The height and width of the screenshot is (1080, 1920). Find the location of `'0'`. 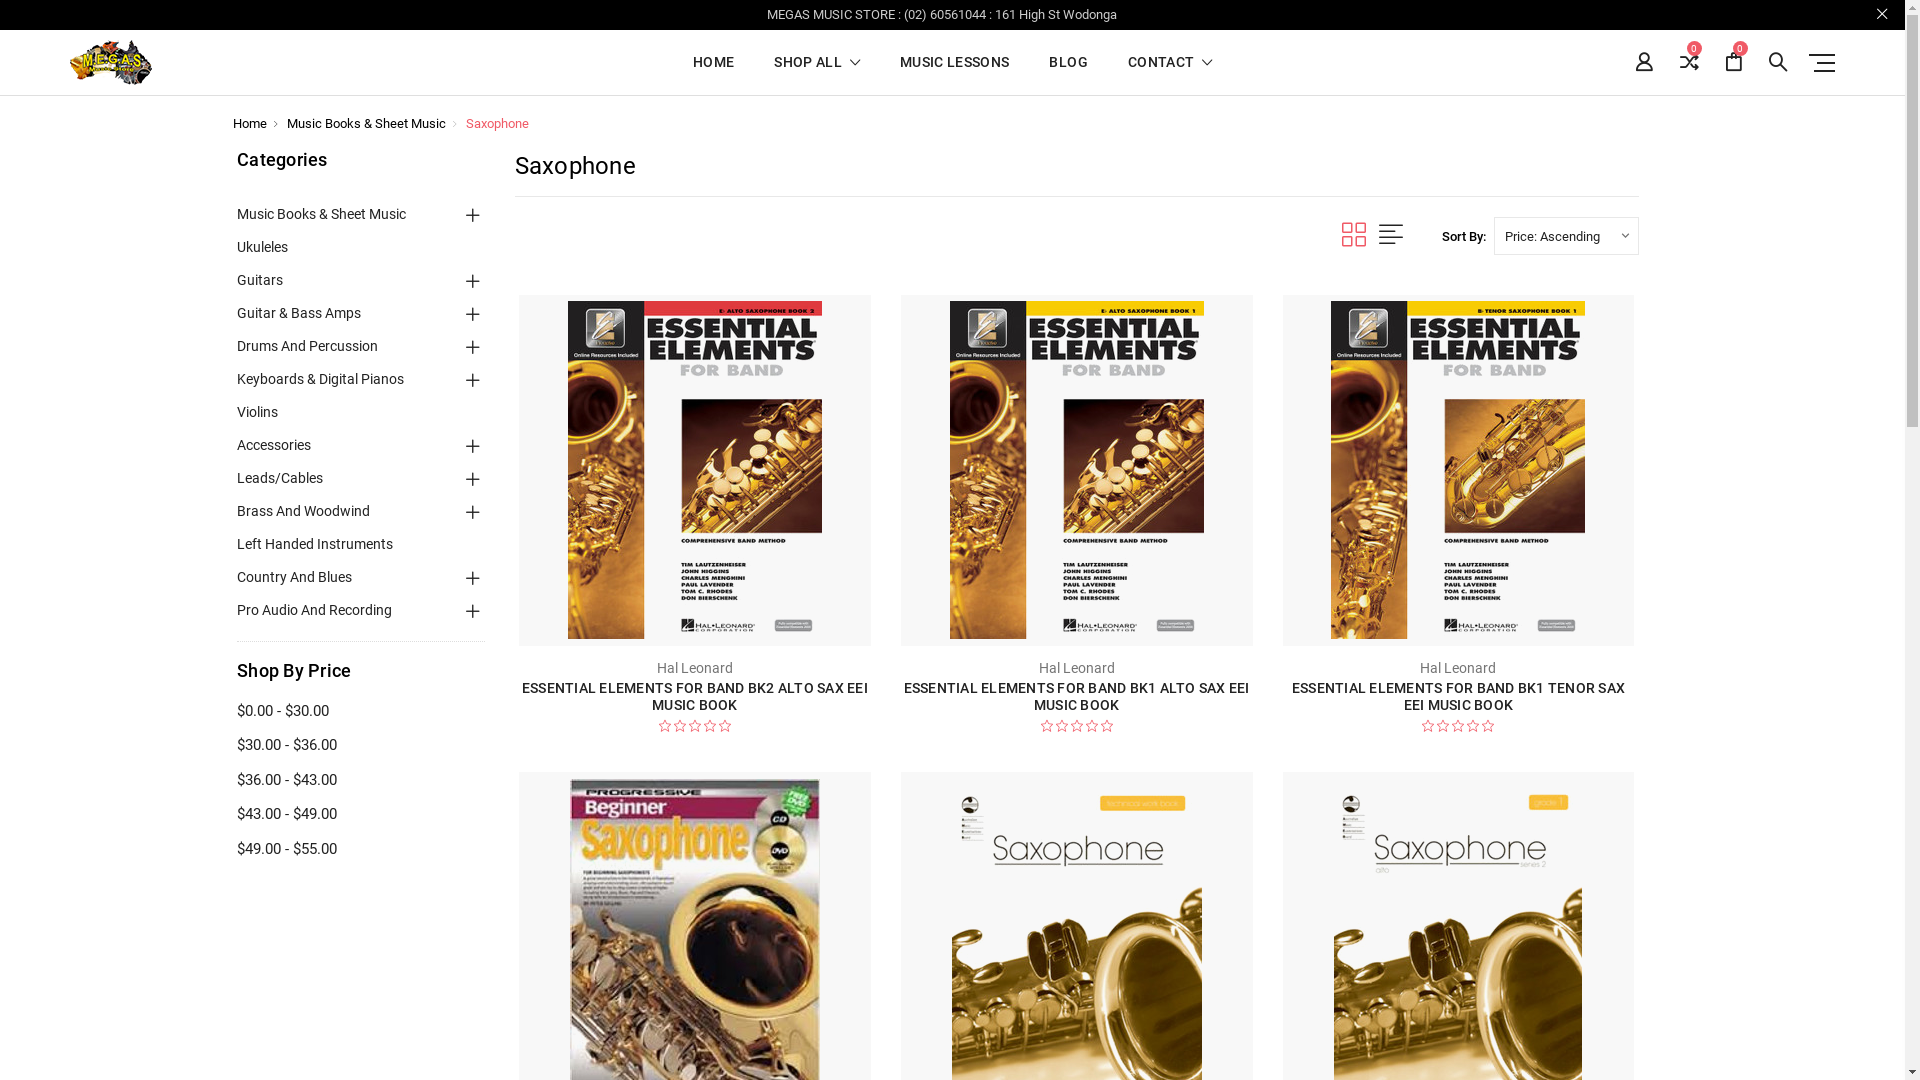

'0' is located at coordinates (1680, 60).